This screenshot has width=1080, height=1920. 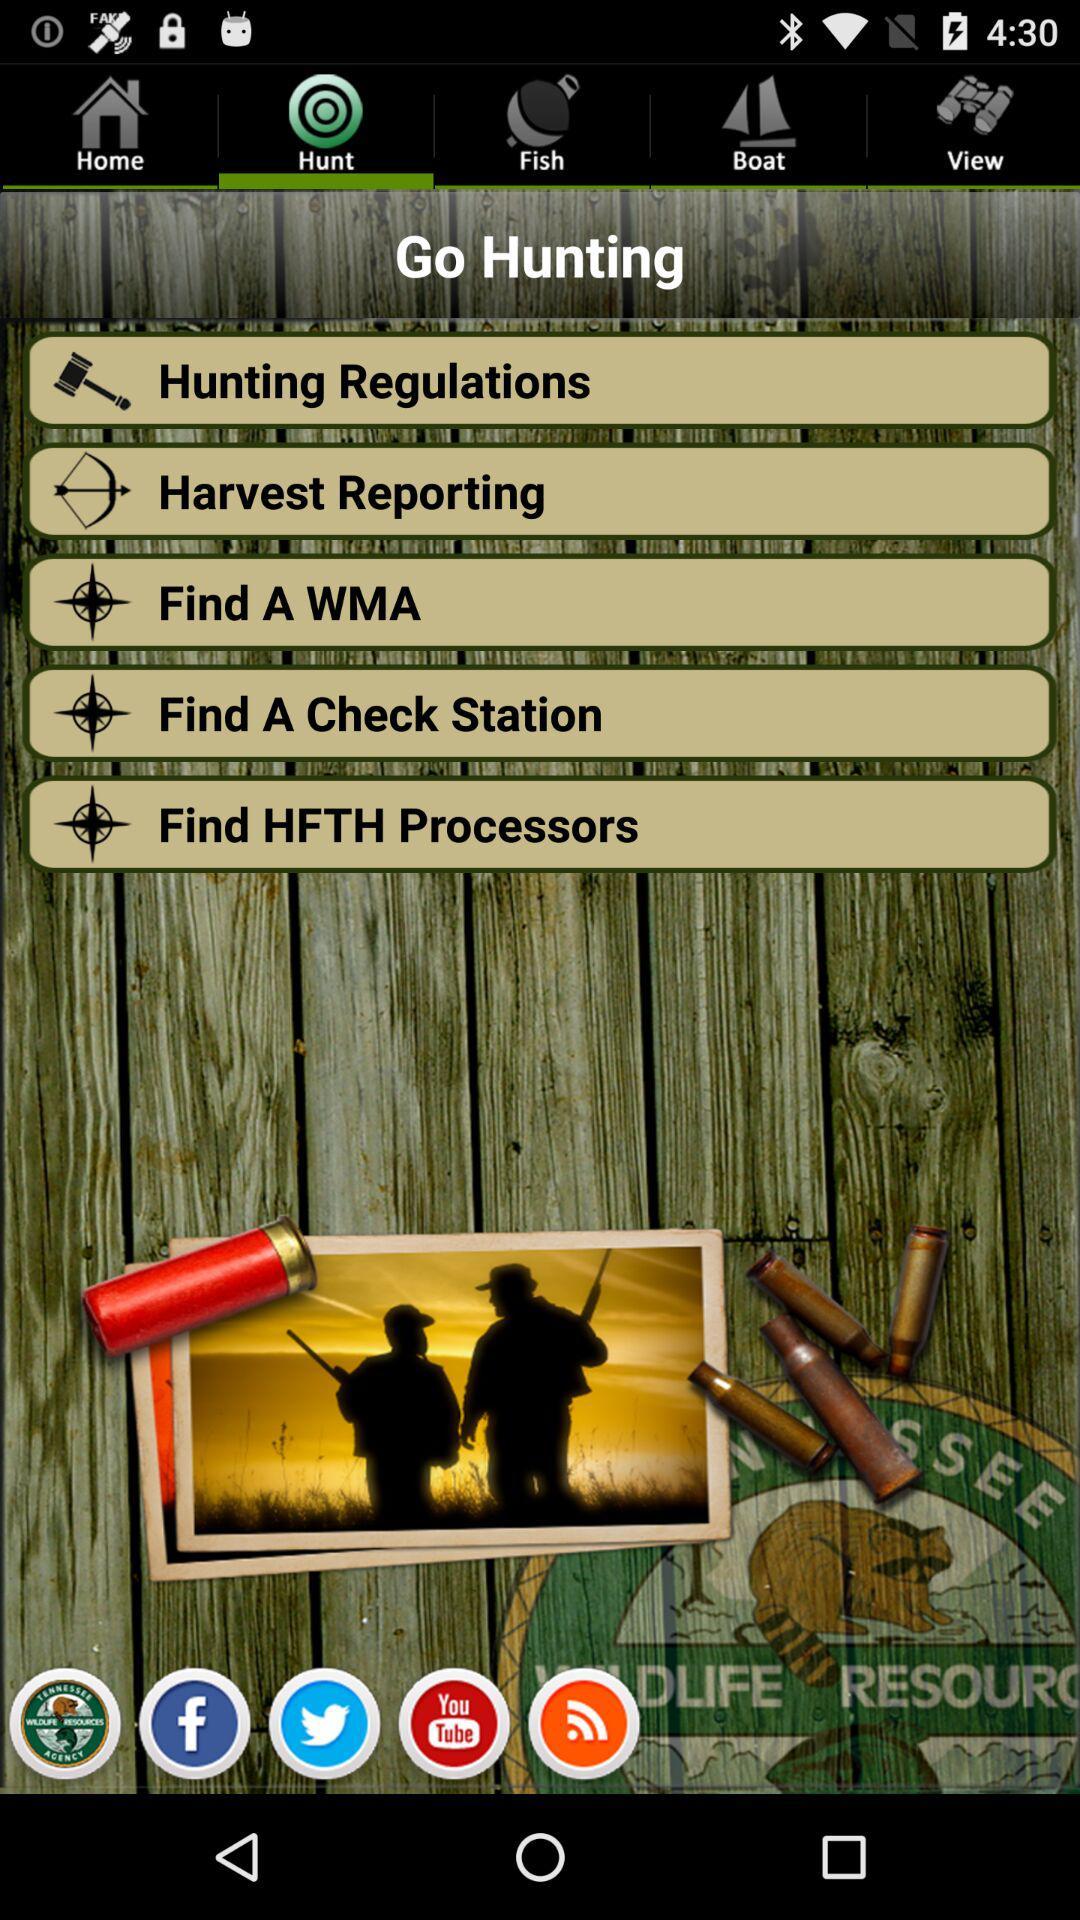 I want to click on through facebook login, so click(x=194, y=1728).